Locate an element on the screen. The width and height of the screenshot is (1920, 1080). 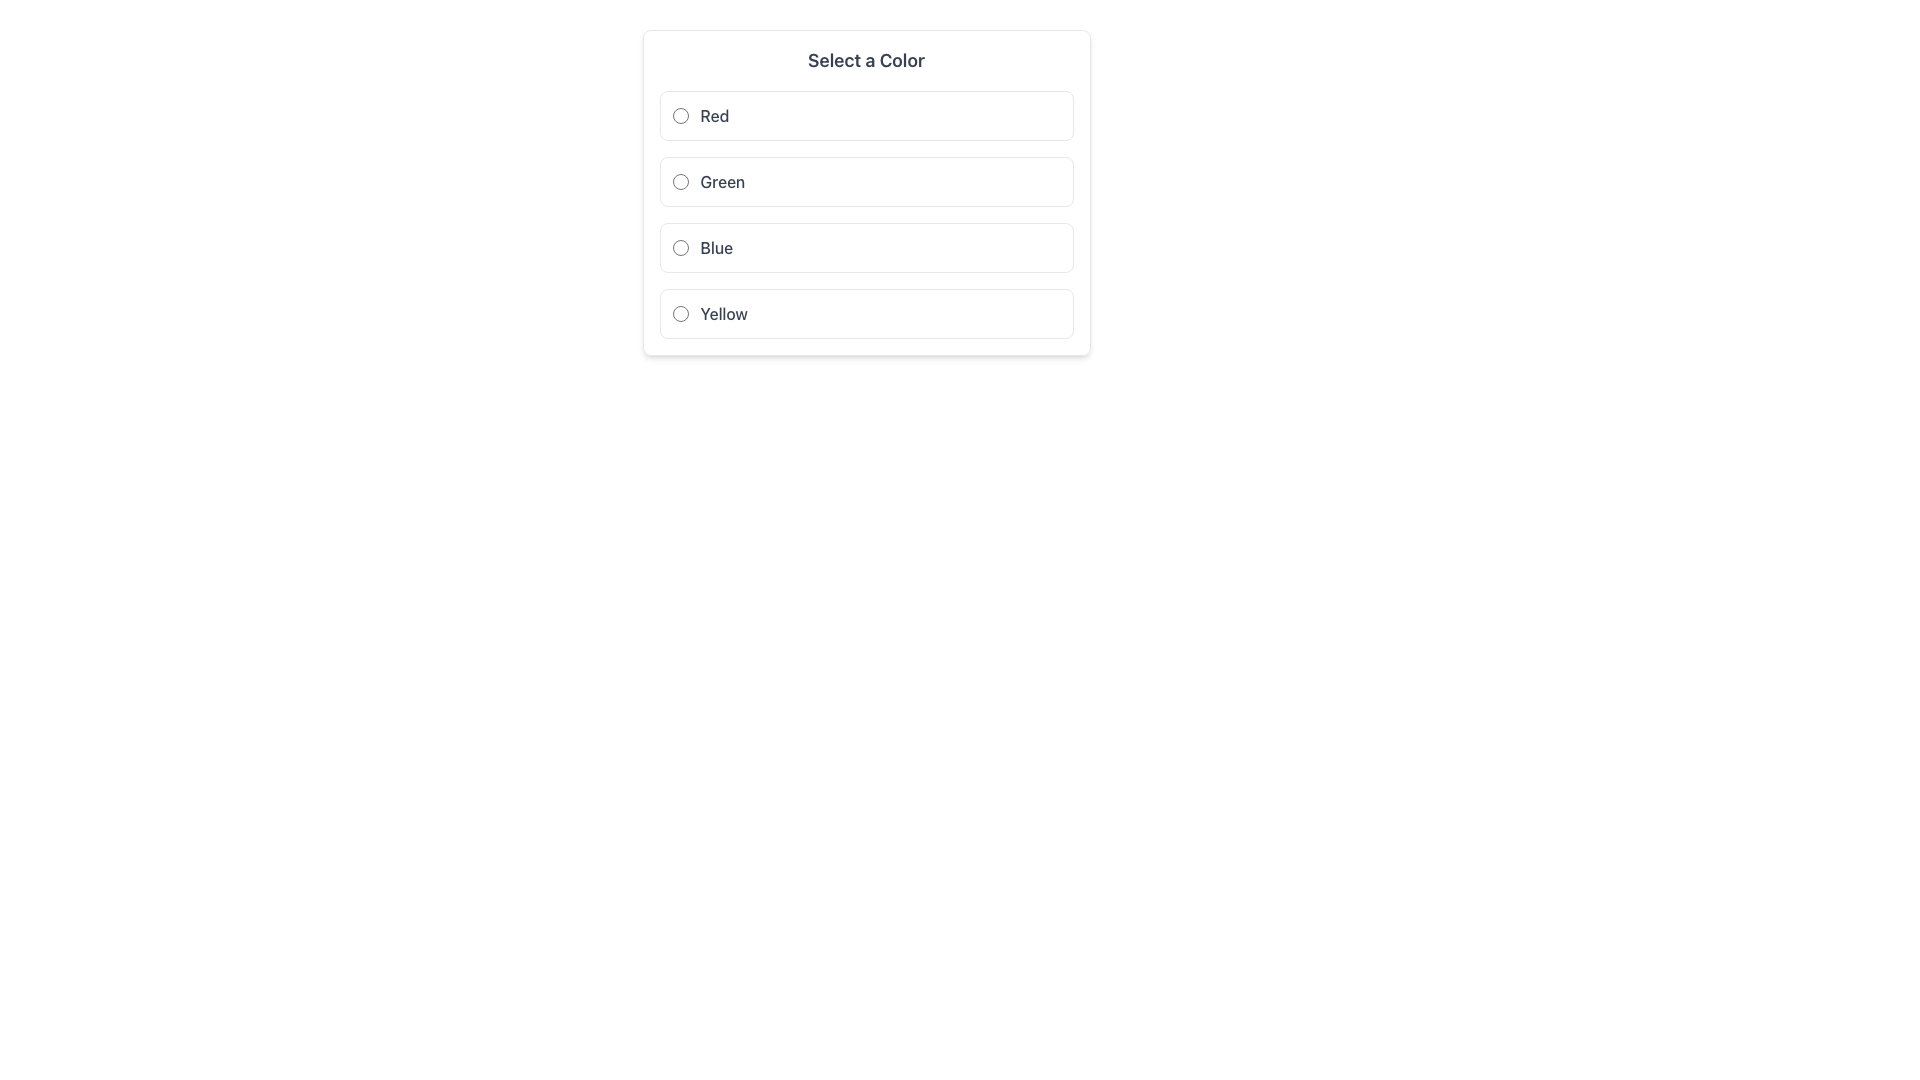
the radio button labeled 'Green' is located at coordinates (866, 181).